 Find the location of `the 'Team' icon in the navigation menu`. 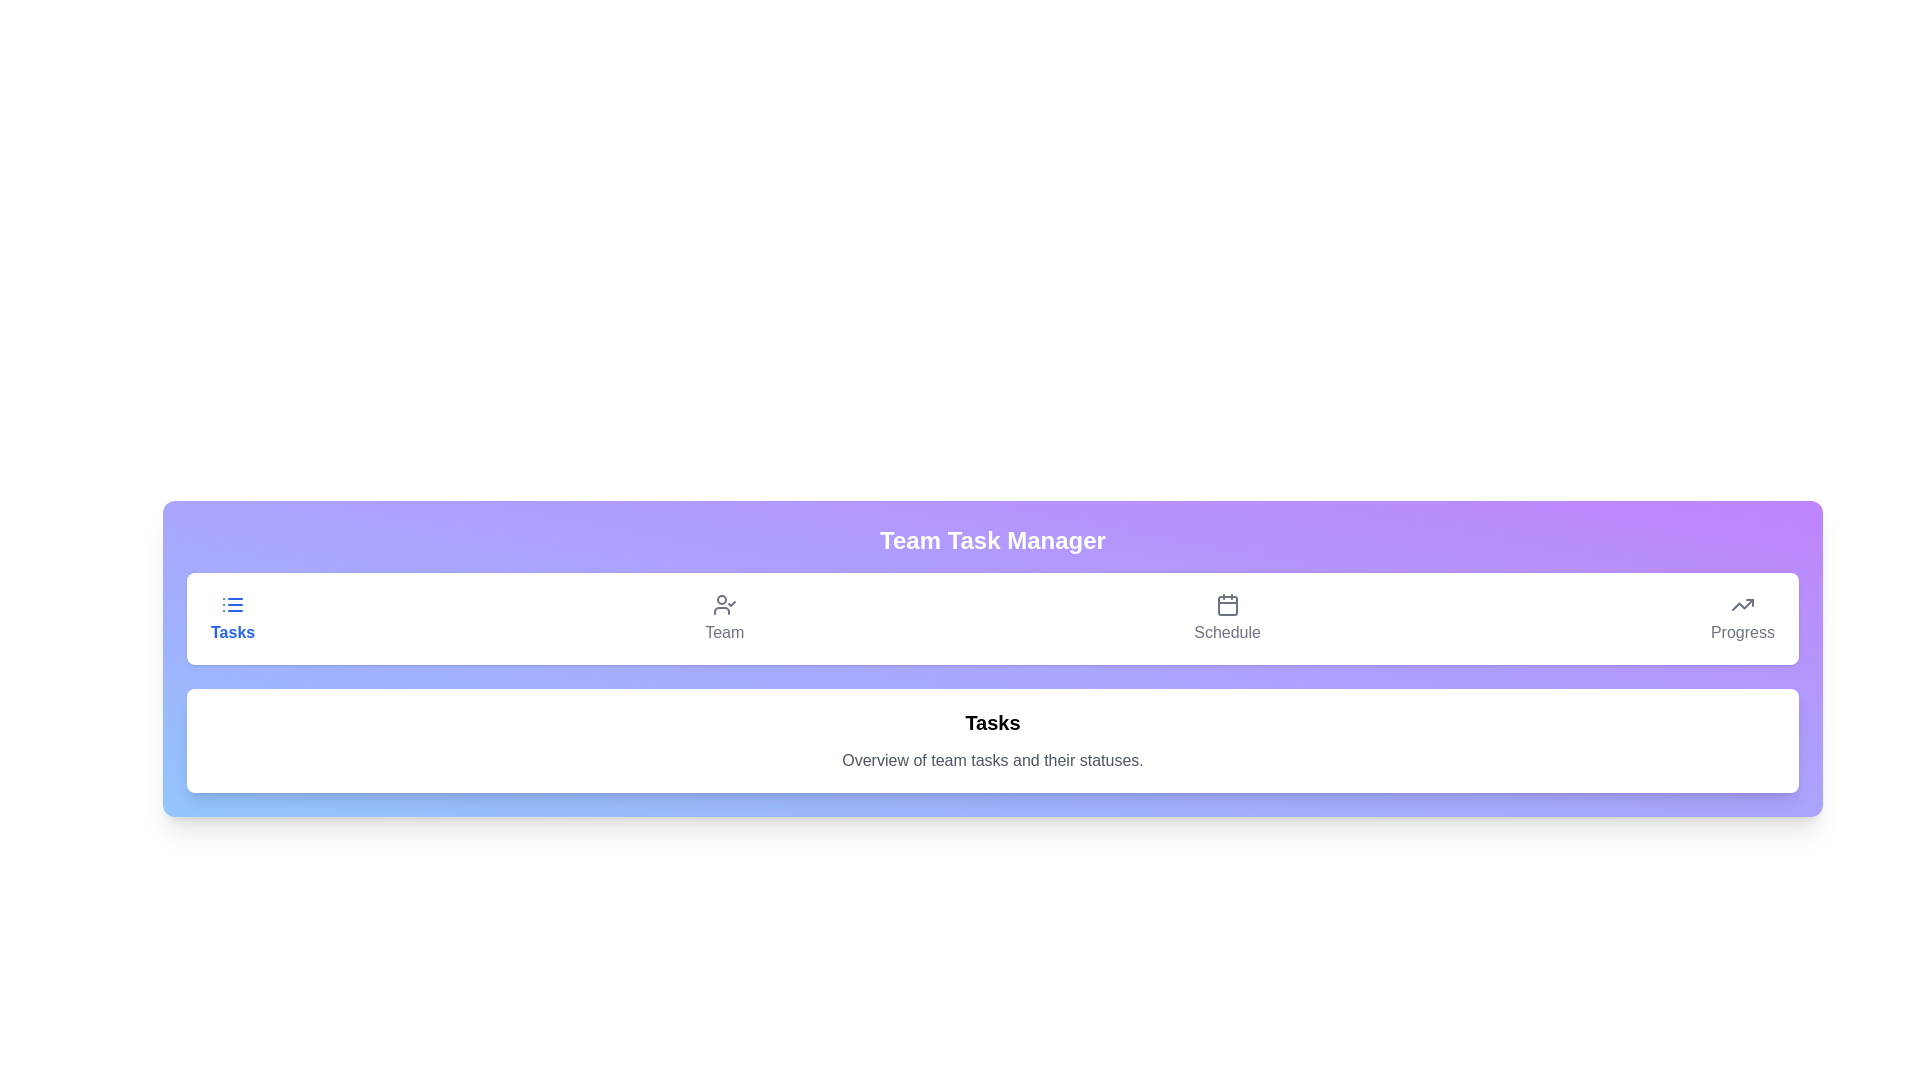

the 'Team' icon in the navigation menu is located at coordinates (723, 604).